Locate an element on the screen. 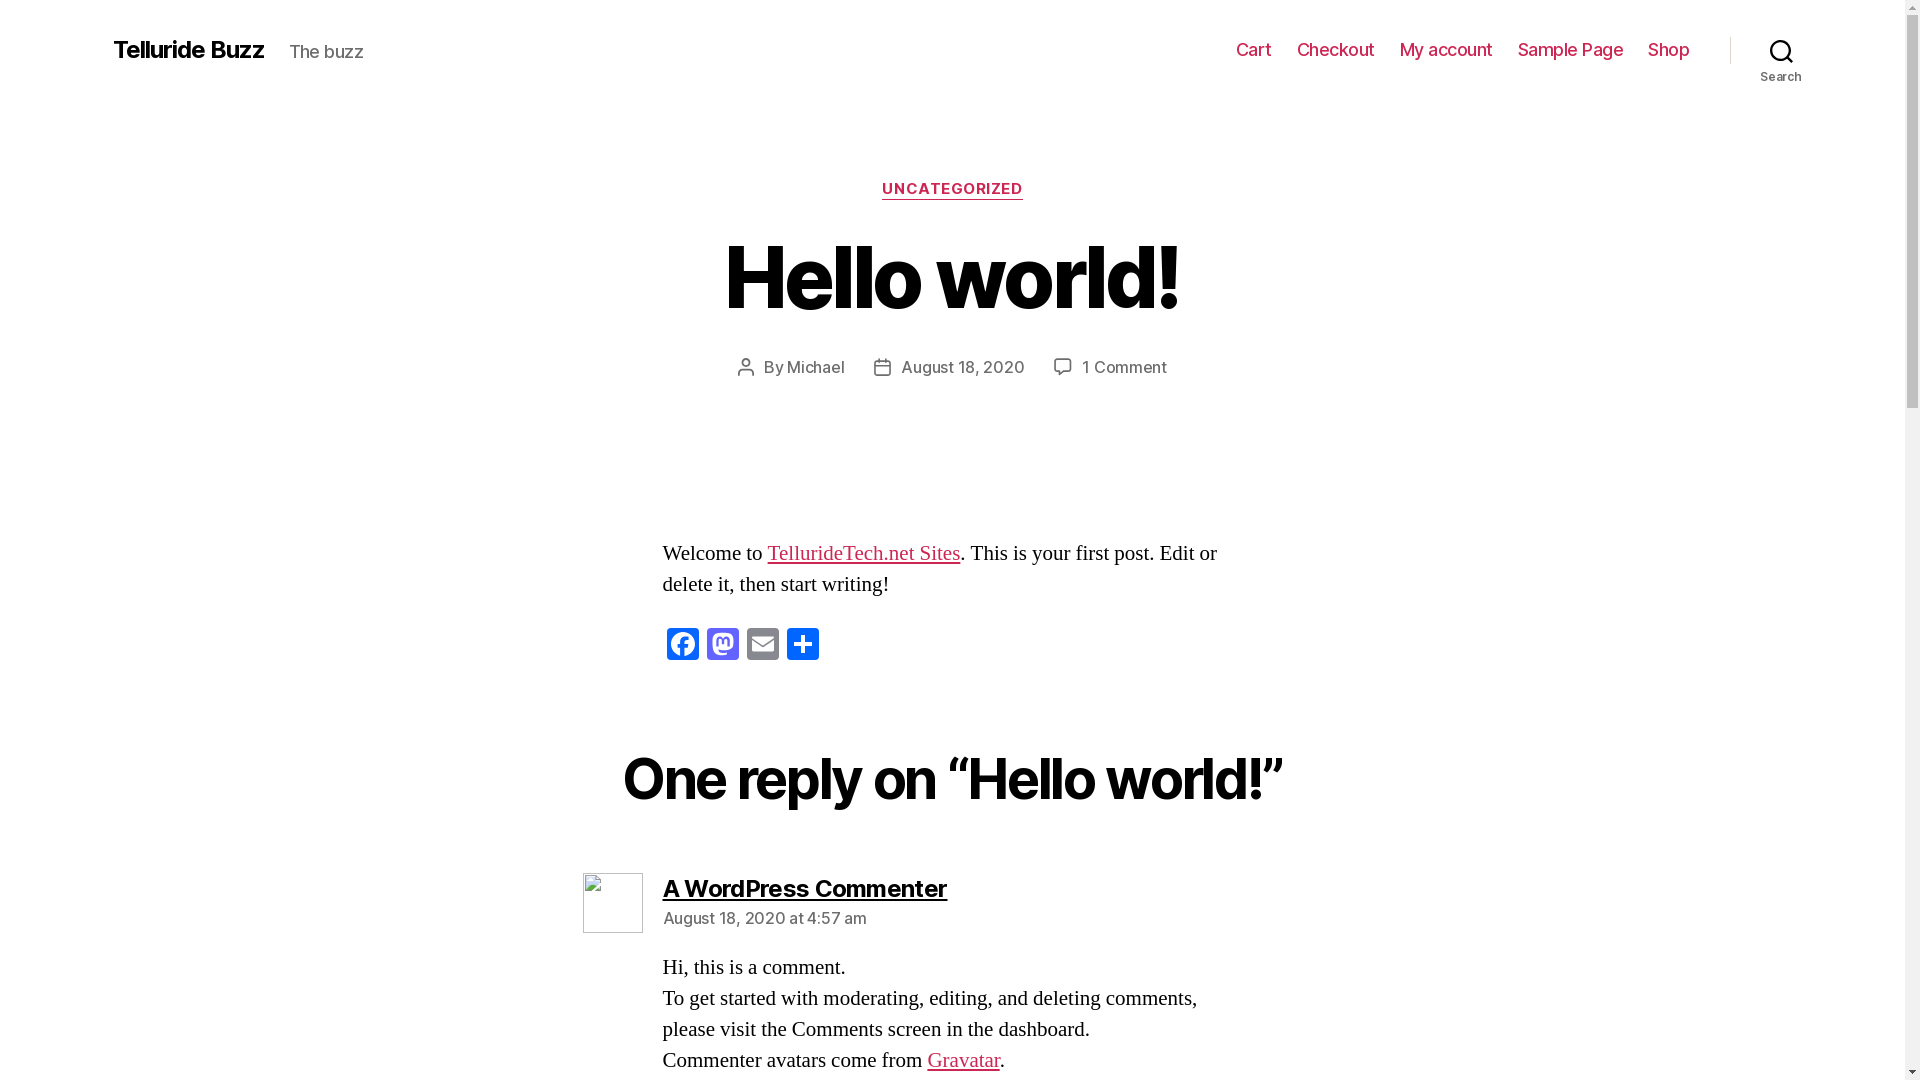 The width and height of the screenshot is (1920, 1080). 'Email' is located at coordinates (761, 647).